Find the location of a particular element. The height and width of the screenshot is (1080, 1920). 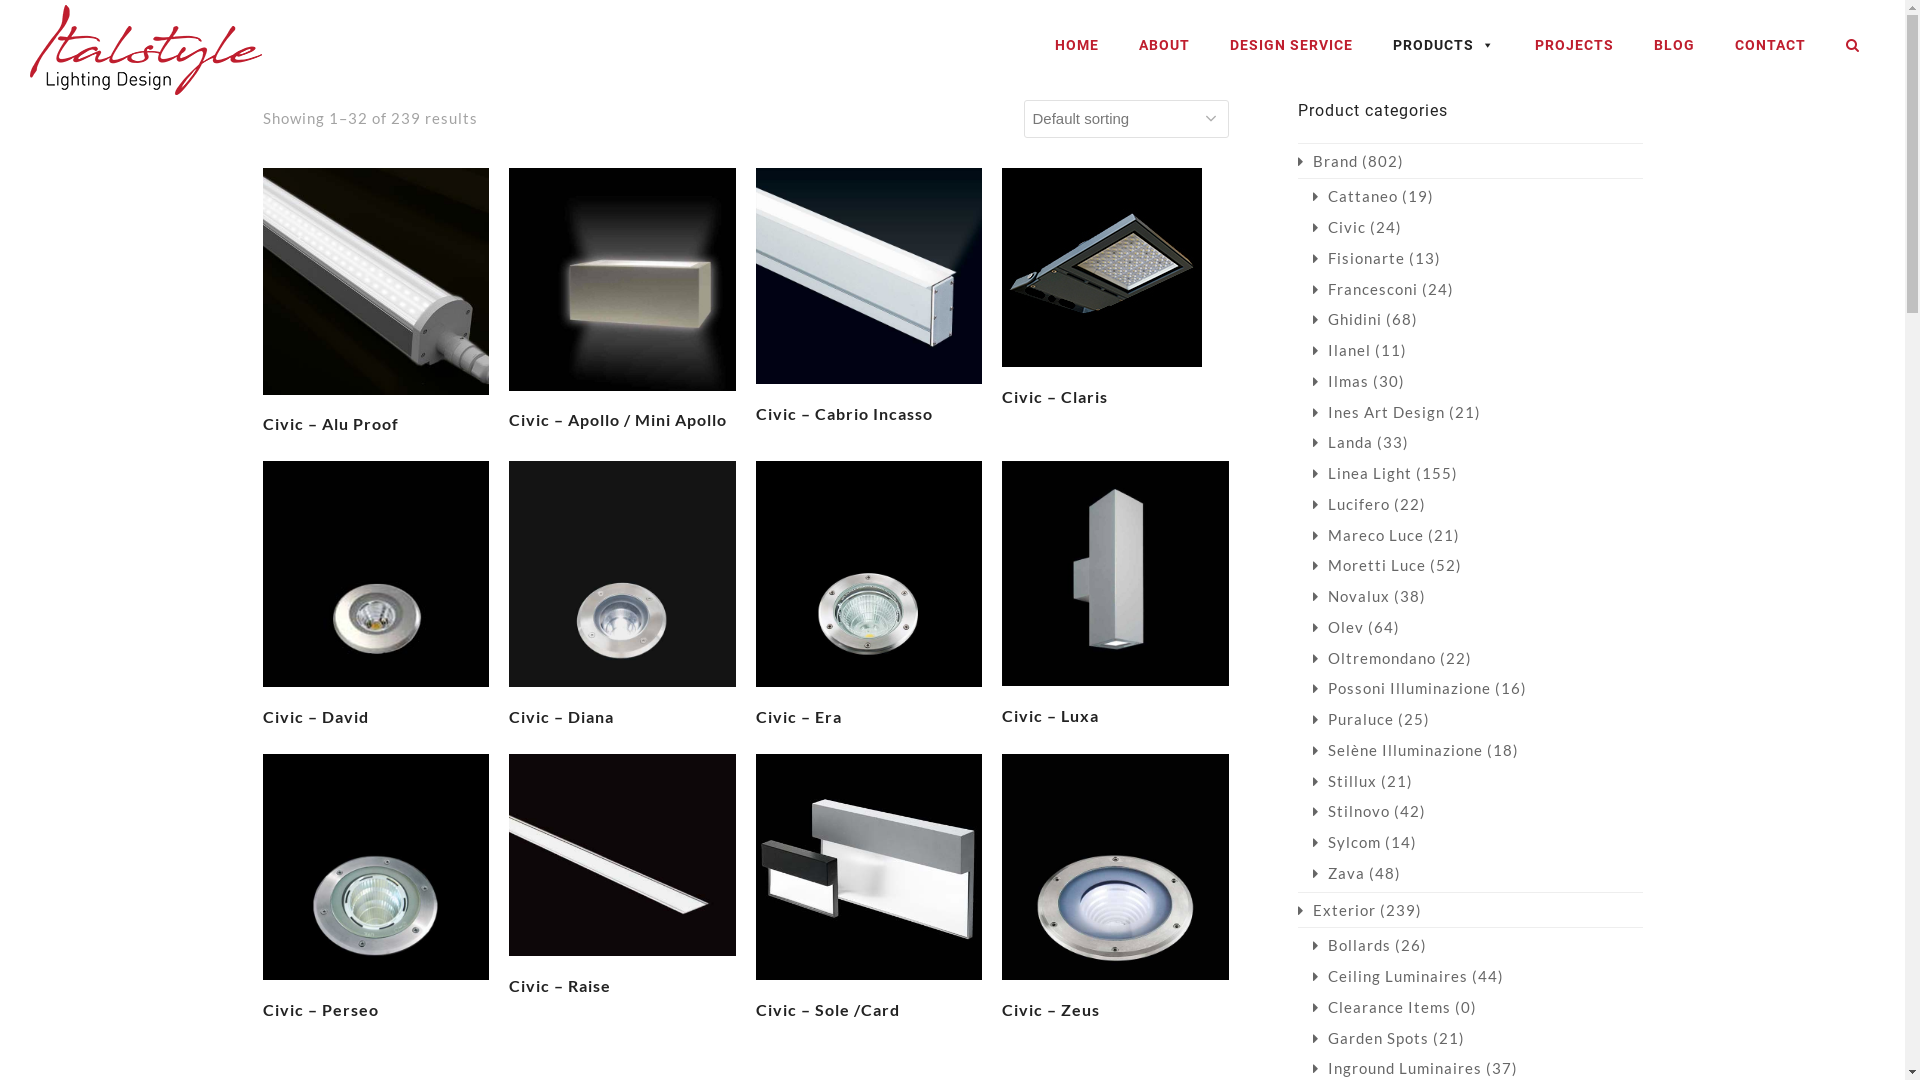

'Zava' is located at coordinates (1338, 871).